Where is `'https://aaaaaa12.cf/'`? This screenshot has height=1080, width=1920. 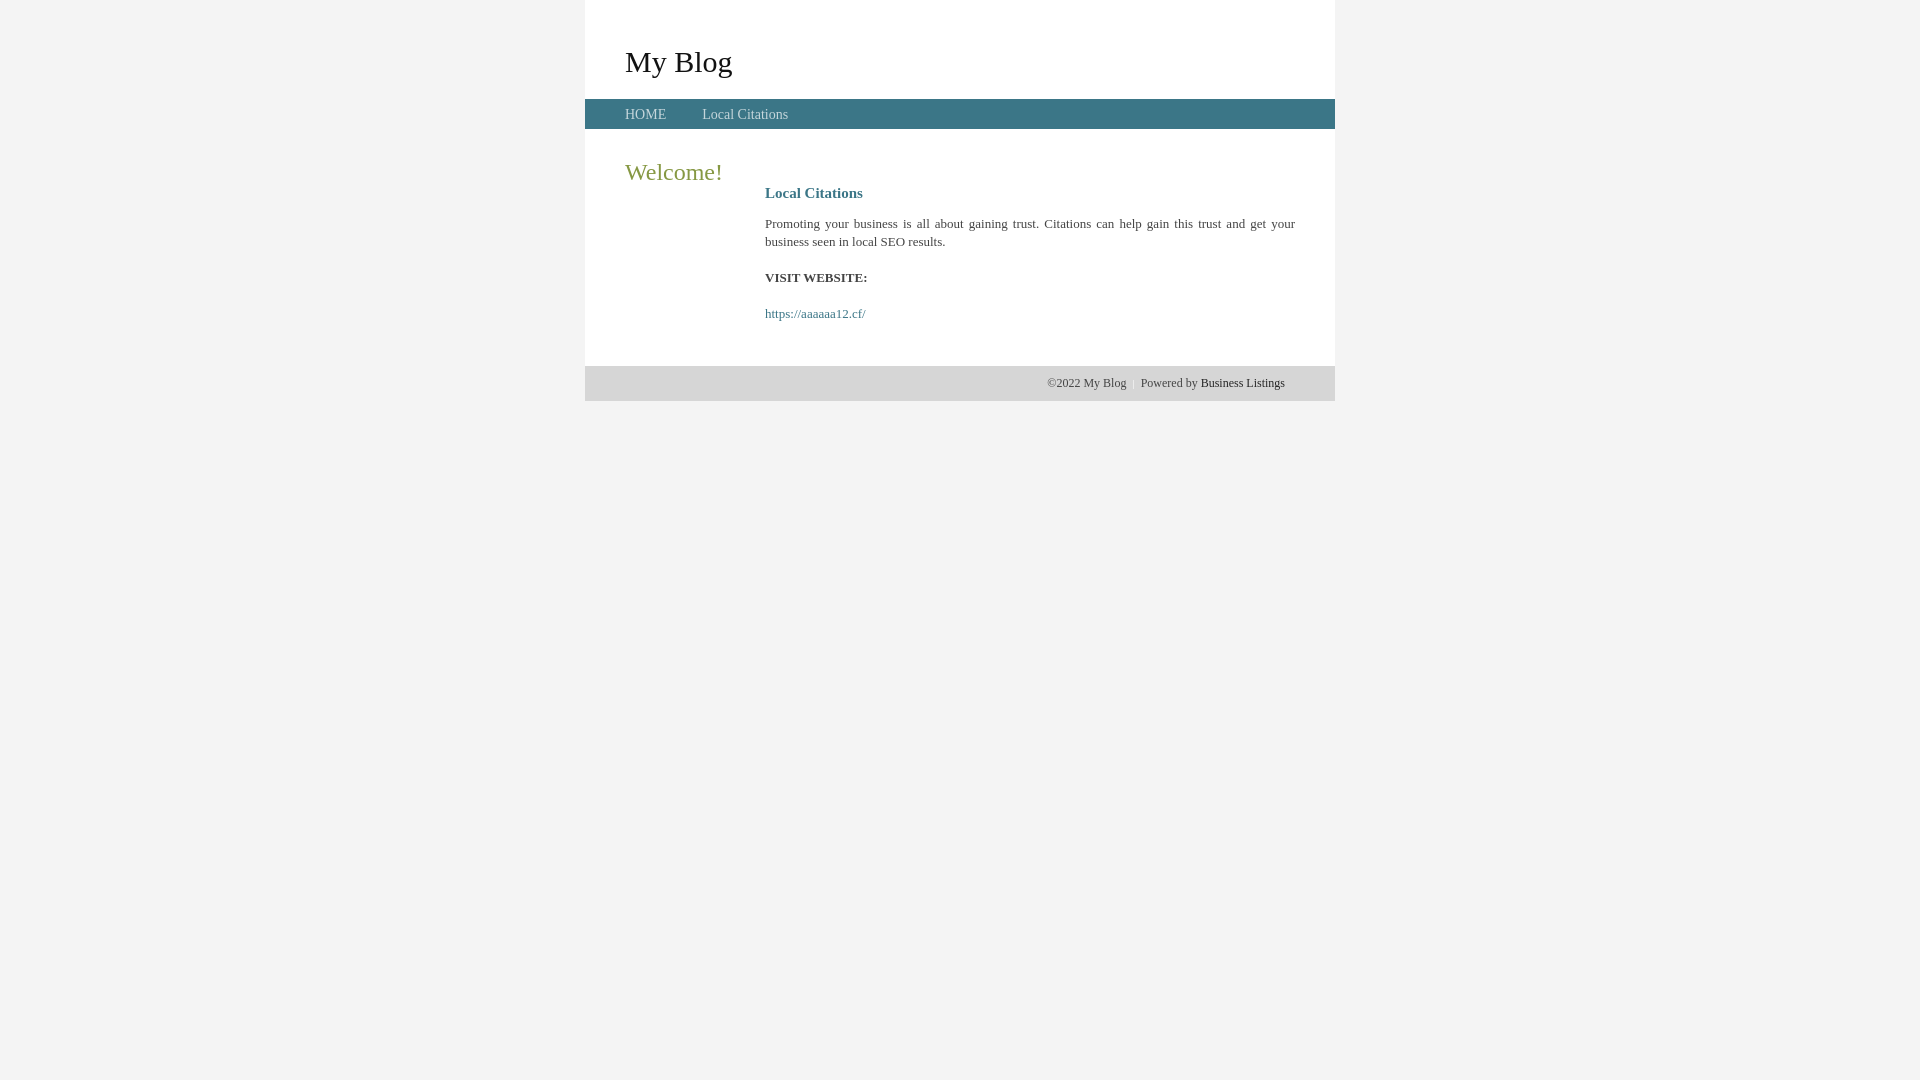
'https://aaaaaa12.cf/' is located at coordinates (763, 313).